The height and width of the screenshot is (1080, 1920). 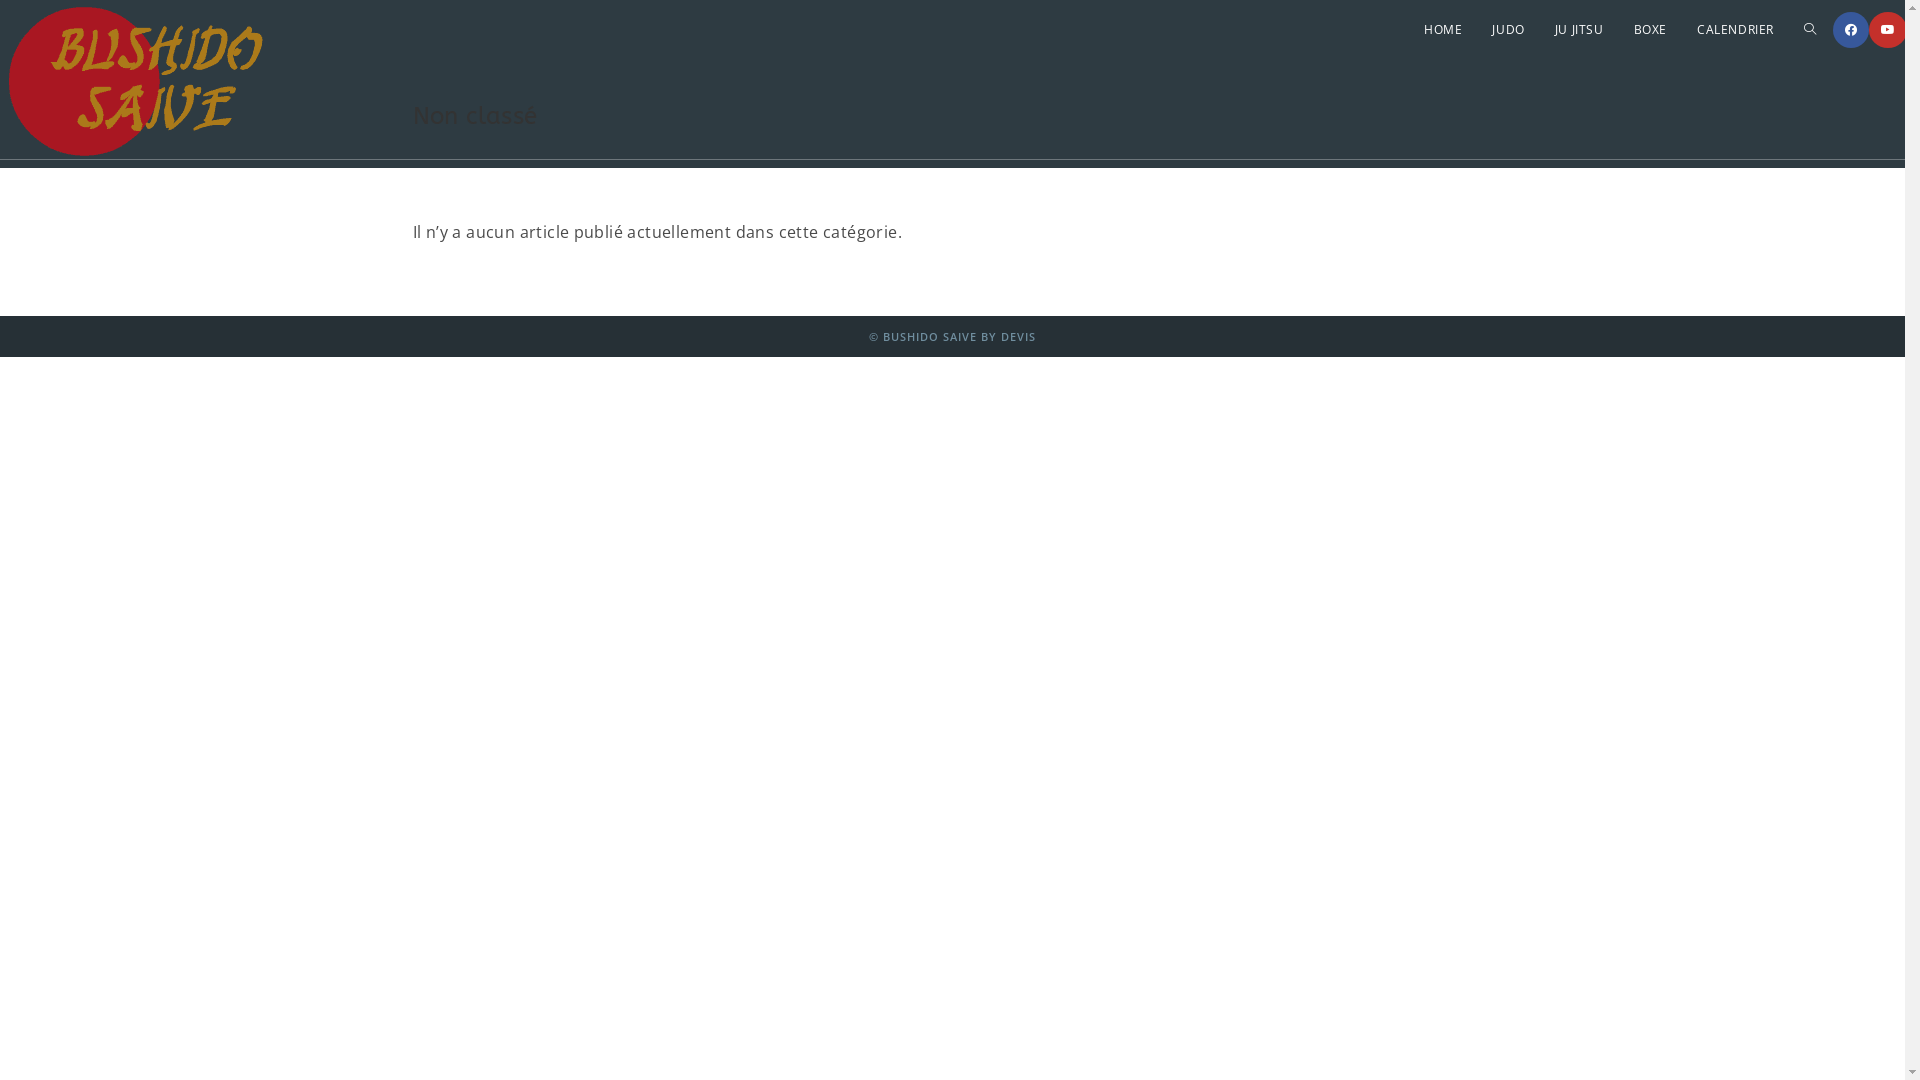 I want to click on 'JU JITSU', so click(x=1578, y=30).